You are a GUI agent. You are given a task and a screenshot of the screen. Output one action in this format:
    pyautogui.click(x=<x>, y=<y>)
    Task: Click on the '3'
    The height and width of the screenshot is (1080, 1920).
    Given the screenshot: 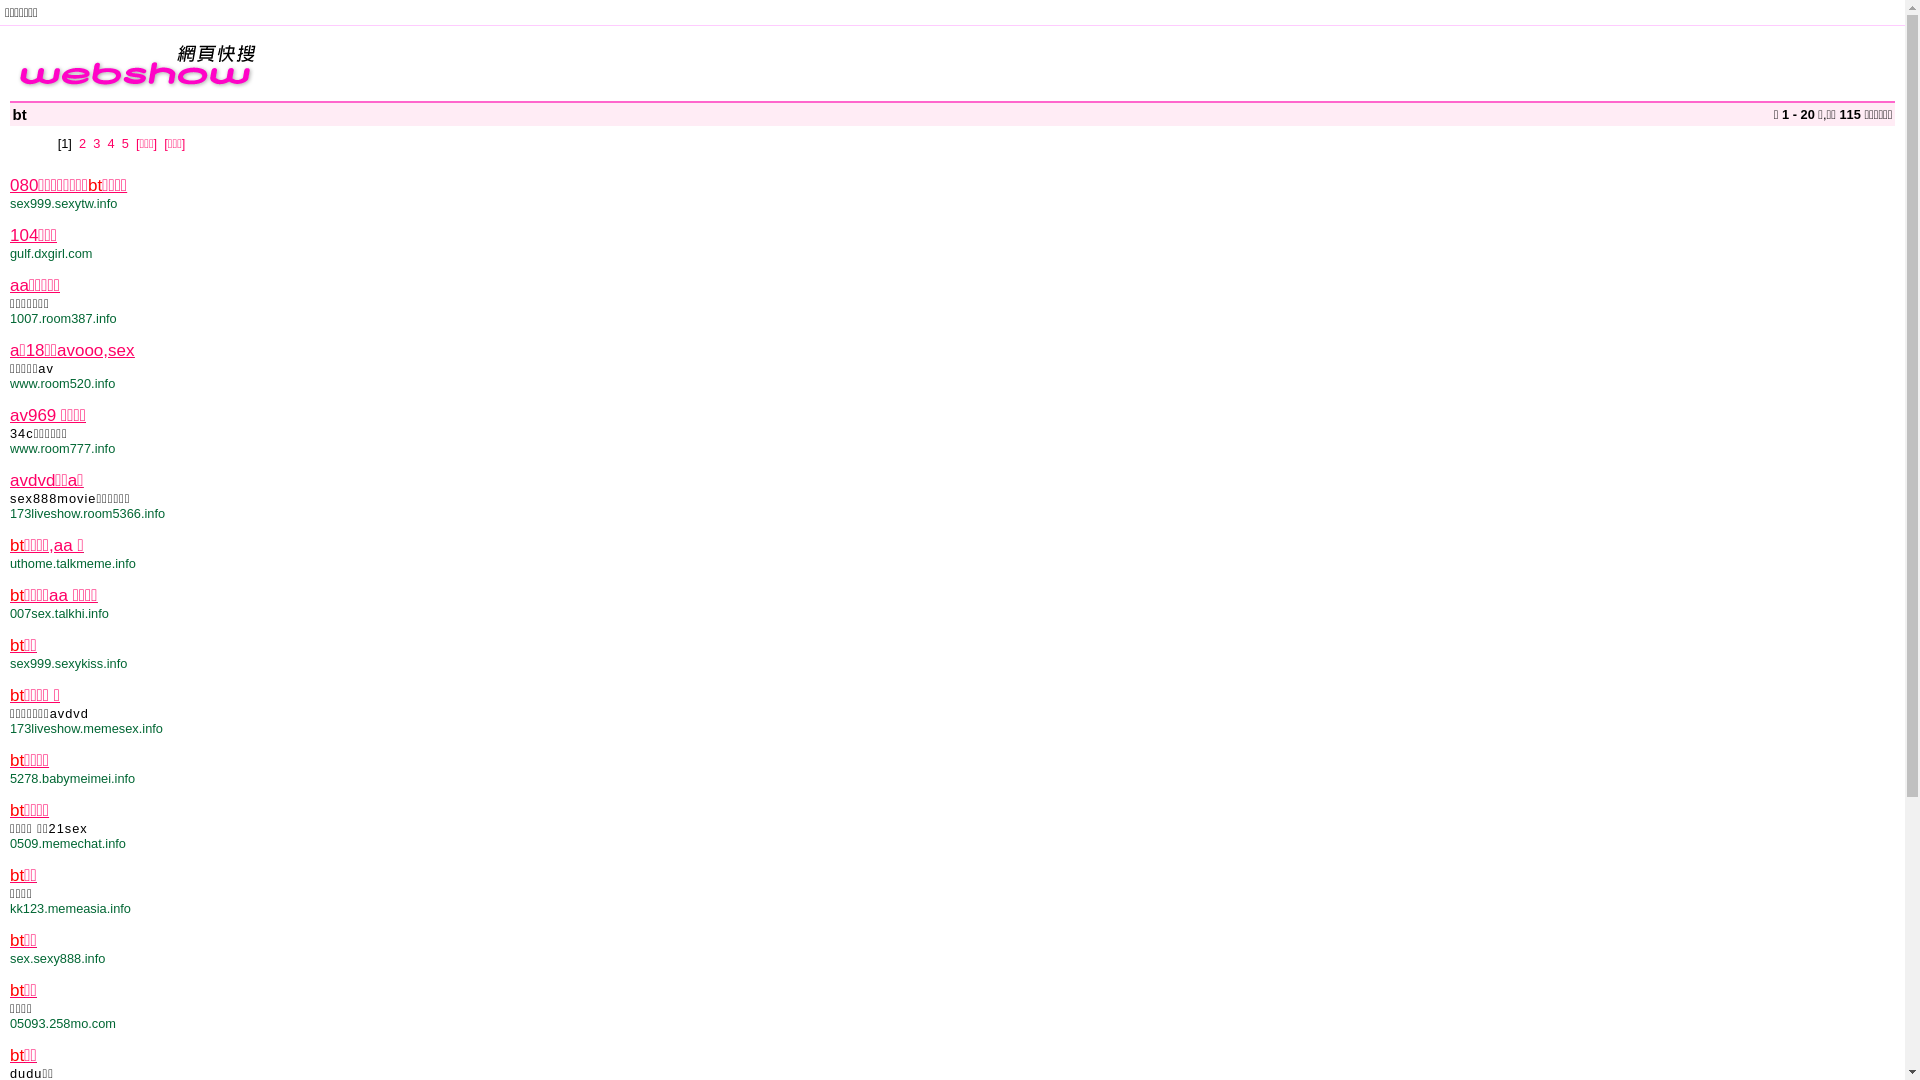 What is the action you would take?
    pyautogui.click(x=95, y=142)
    